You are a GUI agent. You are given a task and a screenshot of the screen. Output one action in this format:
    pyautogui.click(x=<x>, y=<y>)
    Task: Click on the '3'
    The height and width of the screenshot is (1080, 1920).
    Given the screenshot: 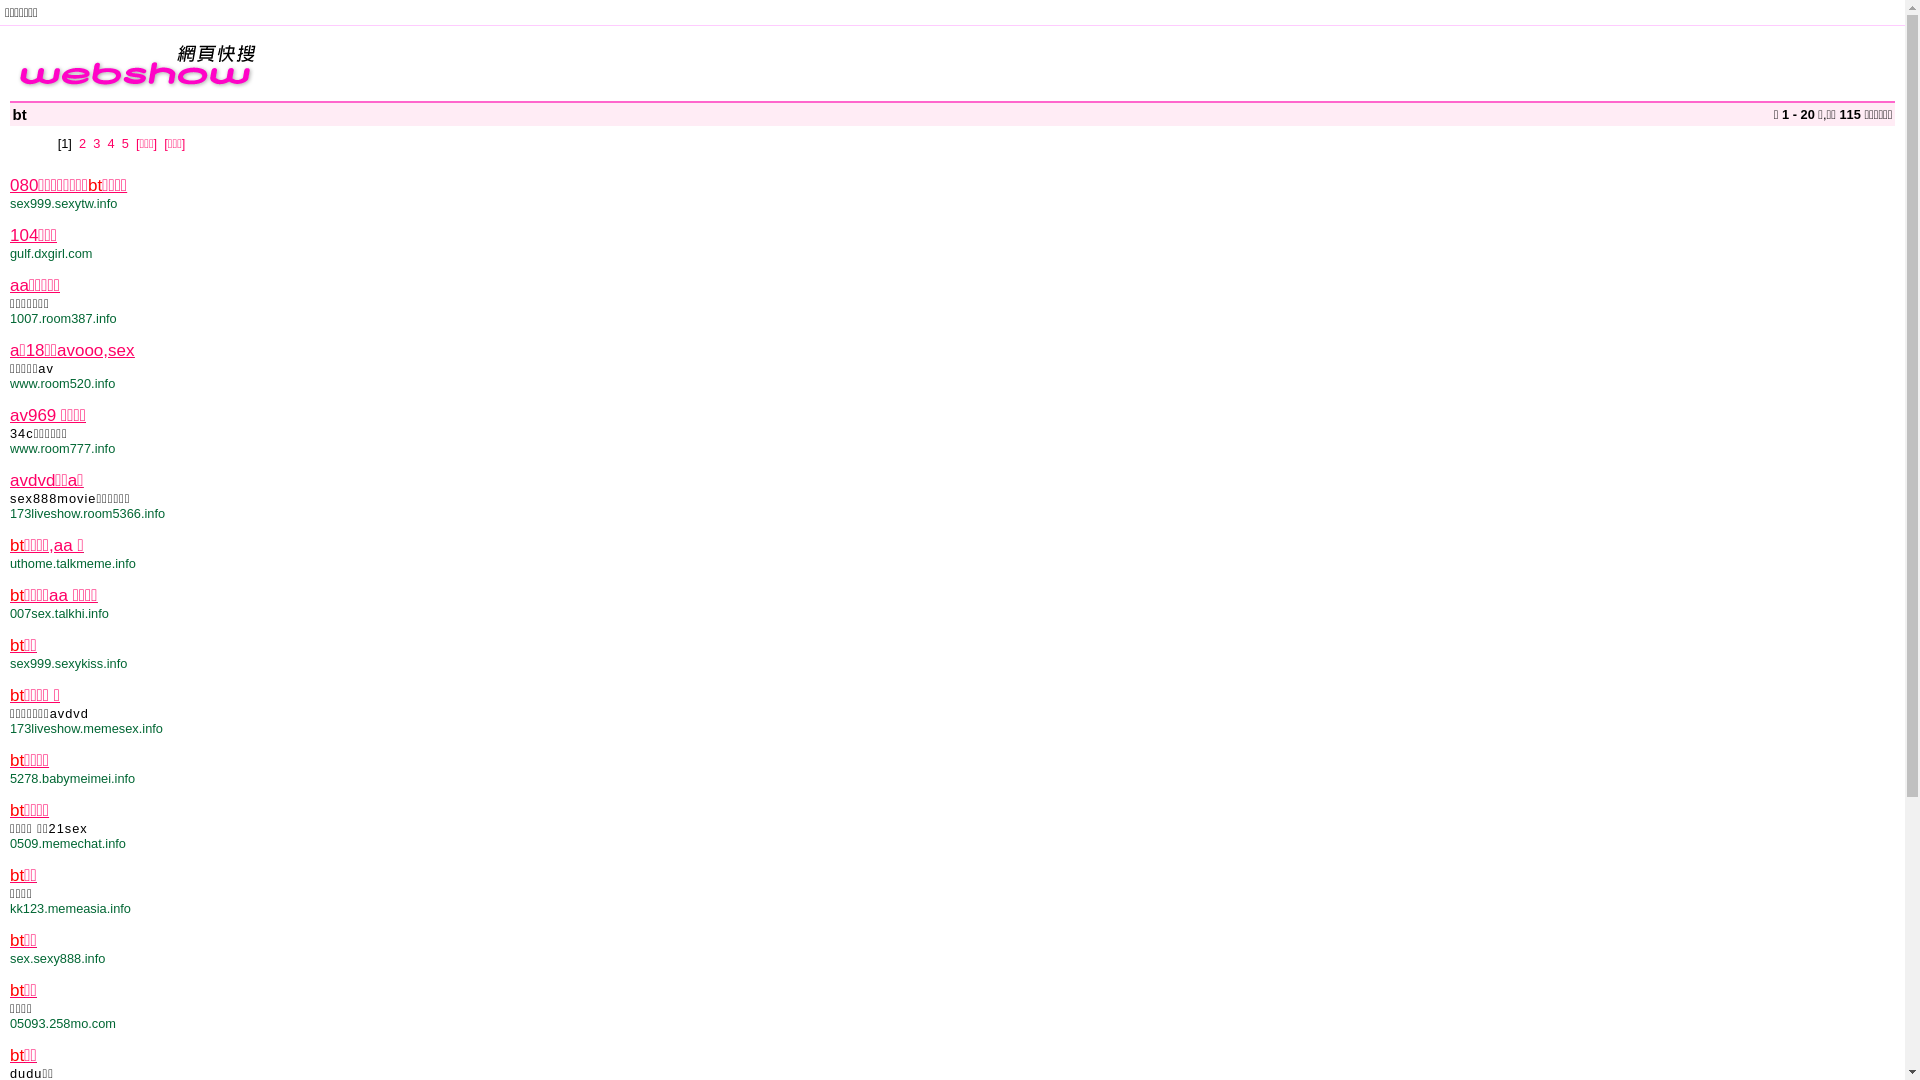 What is the action you would take?
    pyautogui.click(x=95, y=142)
    